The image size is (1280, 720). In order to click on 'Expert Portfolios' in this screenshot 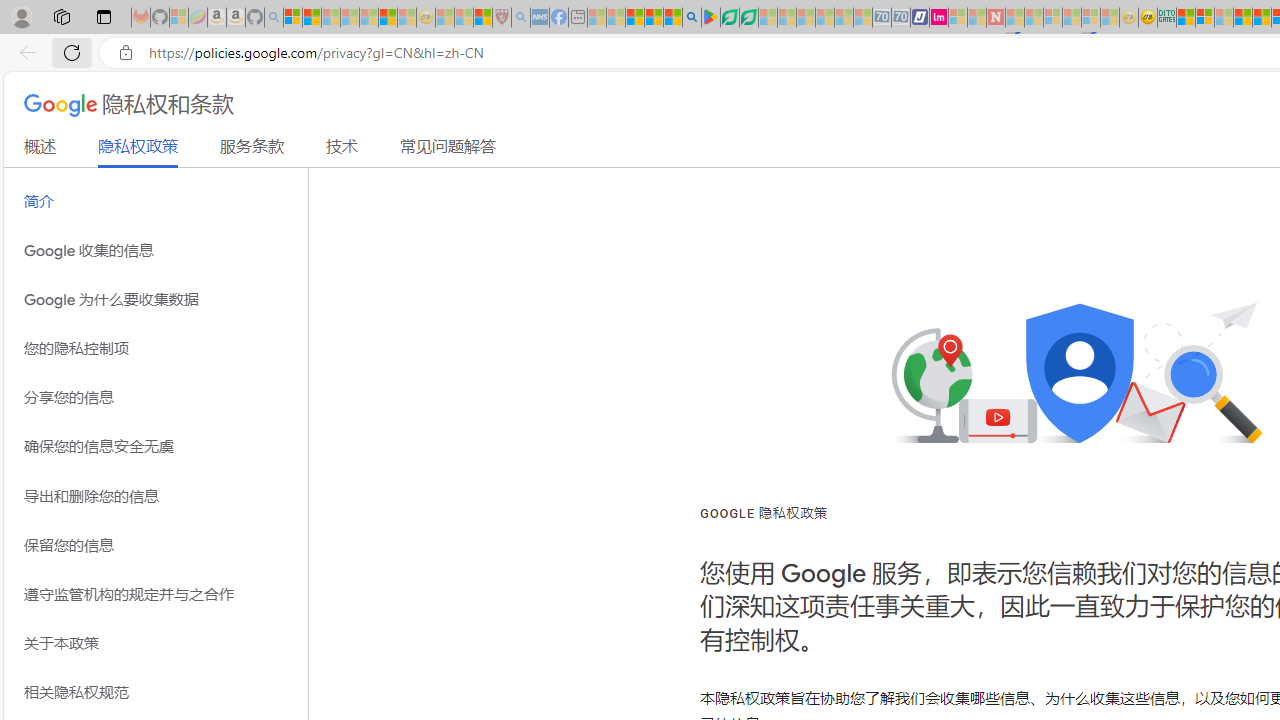, I will do `click(1241, 17)`.